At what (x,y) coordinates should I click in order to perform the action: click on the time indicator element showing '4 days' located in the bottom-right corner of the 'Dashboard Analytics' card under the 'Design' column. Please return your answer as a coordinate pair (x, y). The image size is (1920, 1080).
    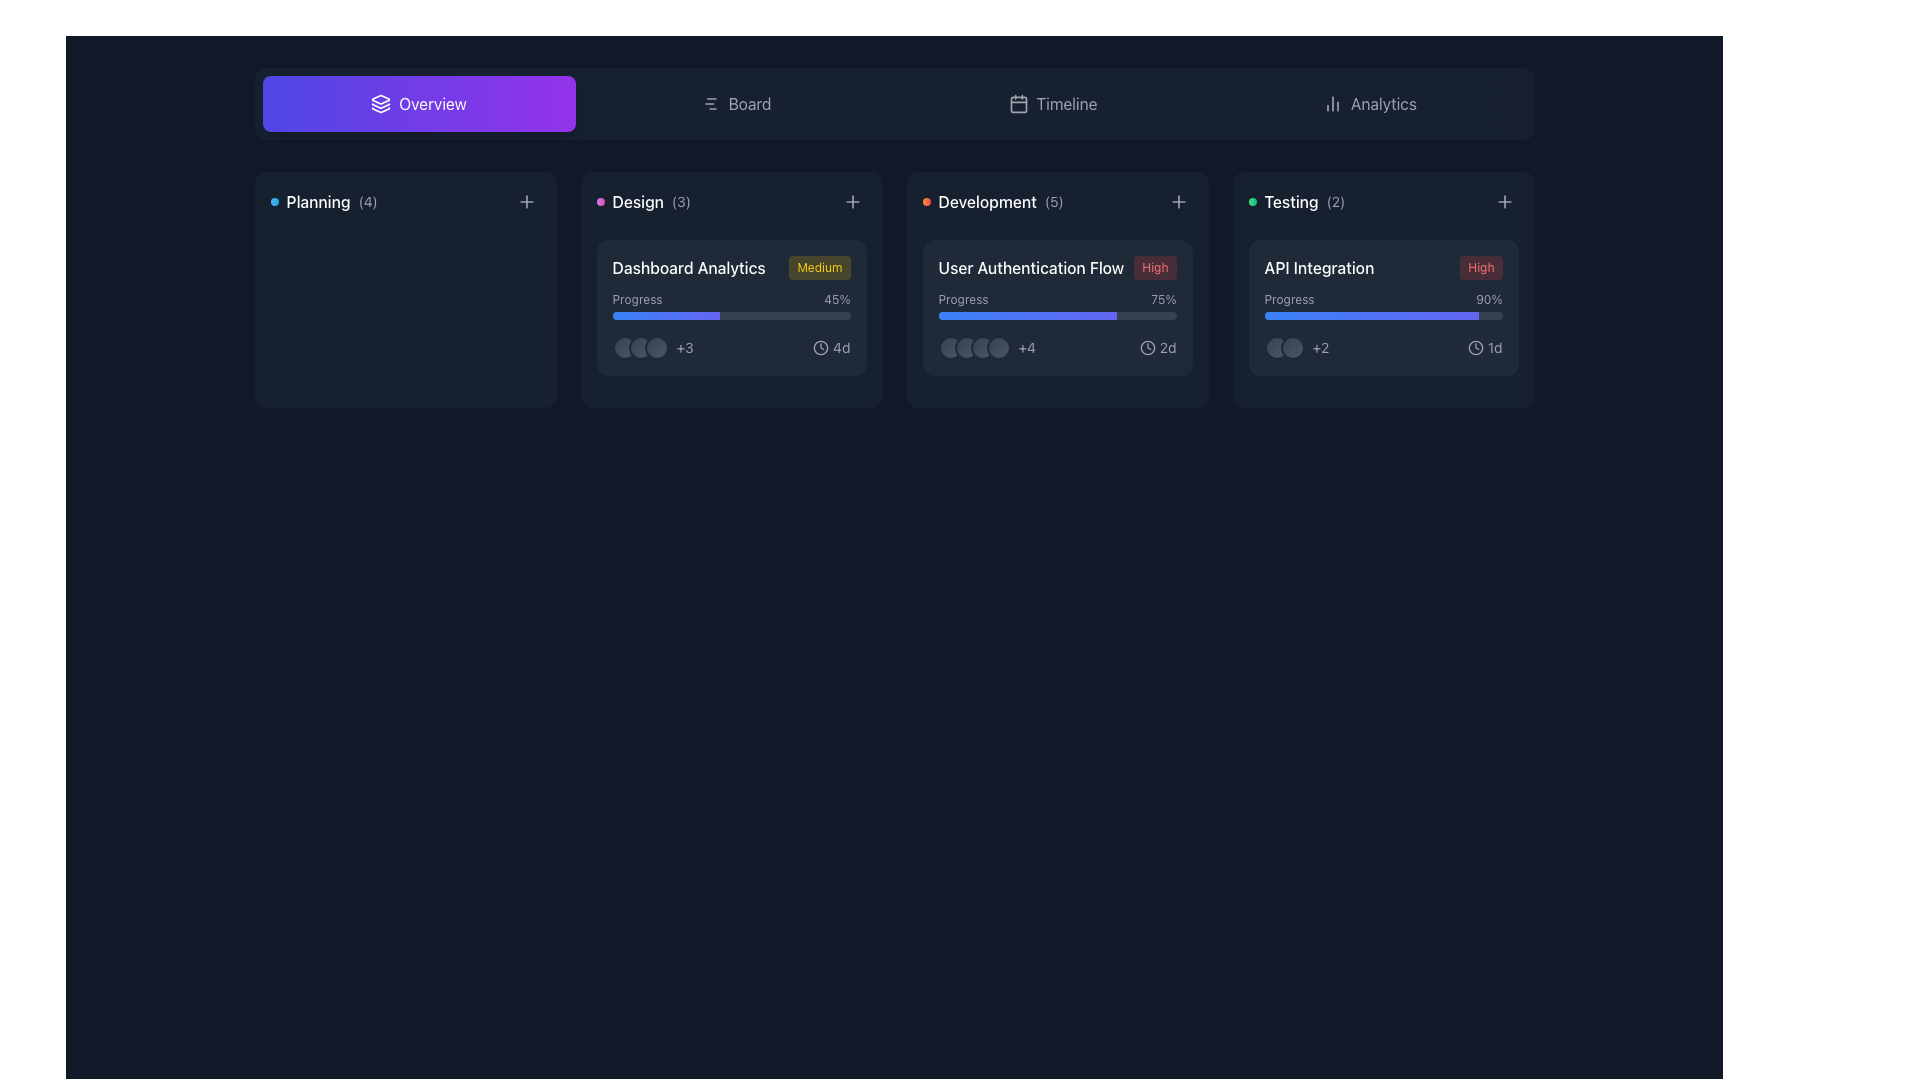
    Looking at the image, I should click on (831, 346).